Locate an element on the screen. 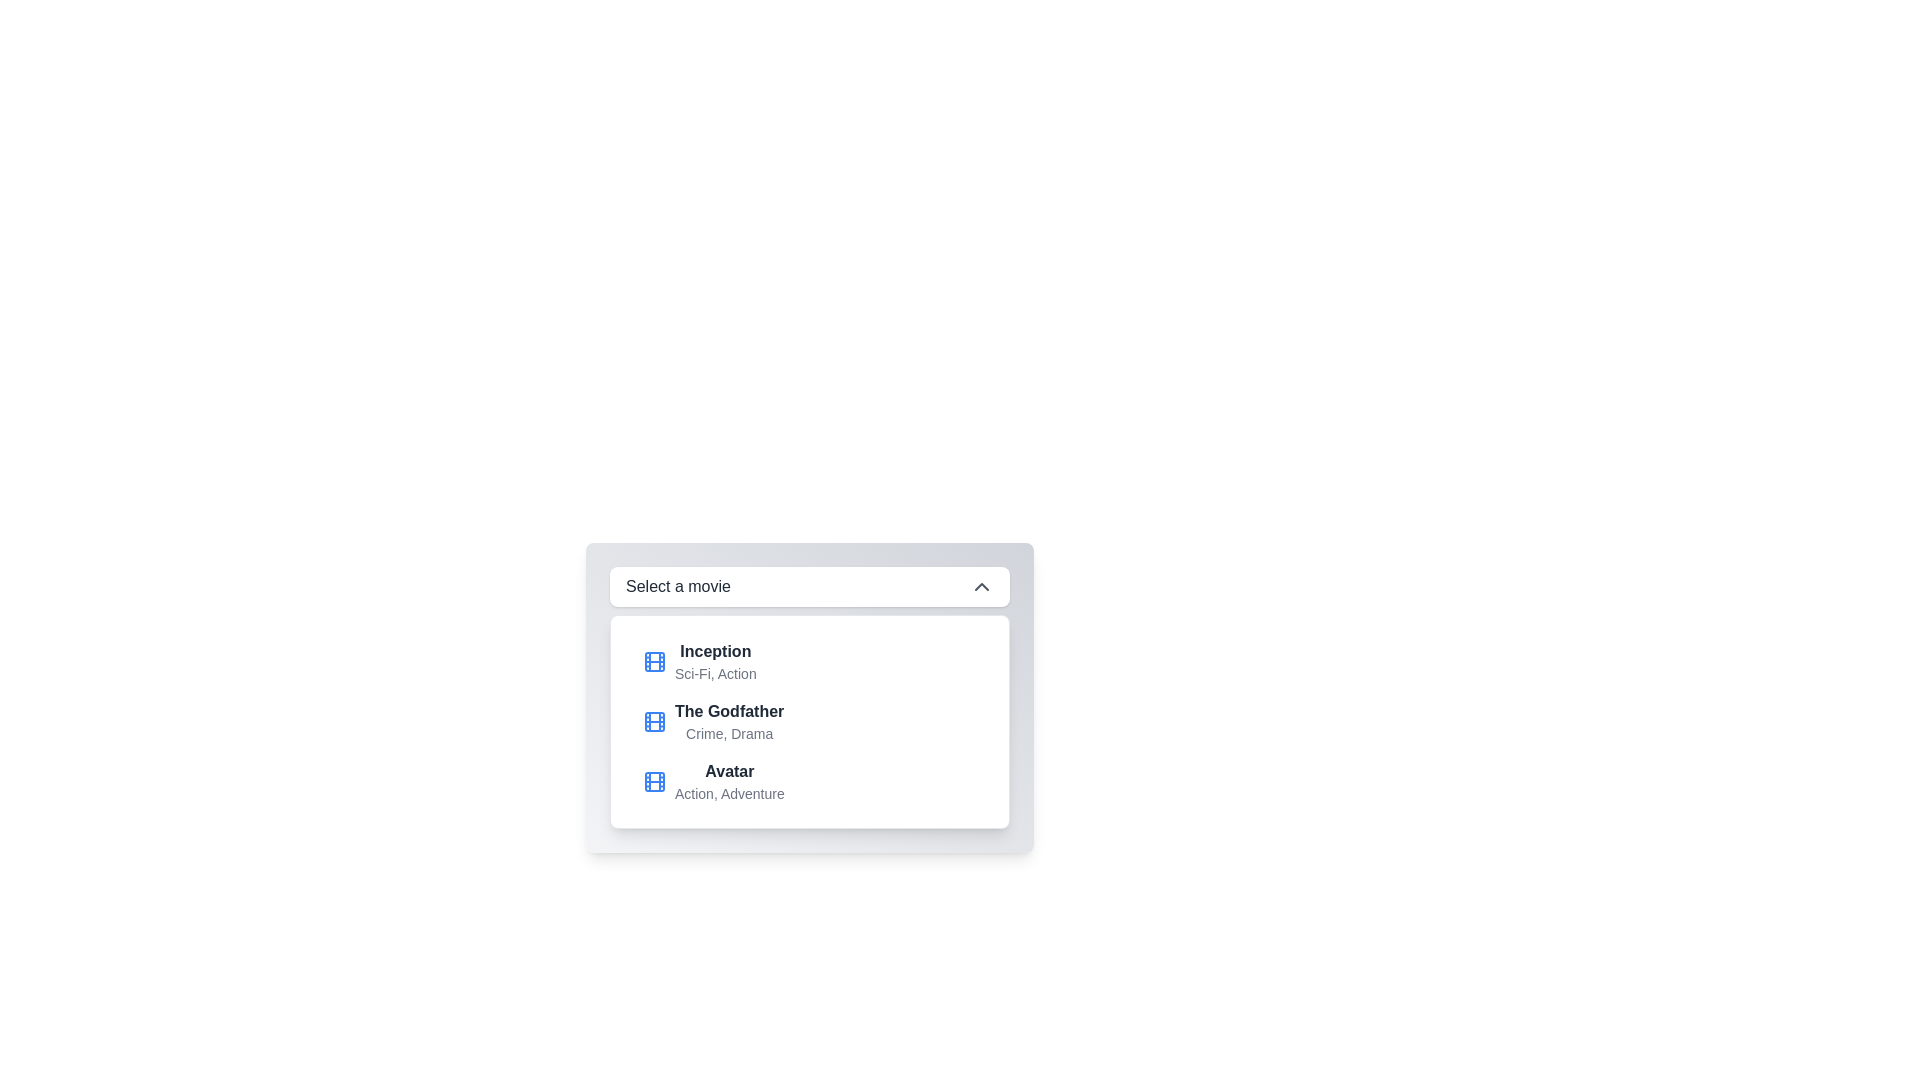  the chevron-up icon on the right side of the 'Select a movie' bar is located at coordinates (982, 585).